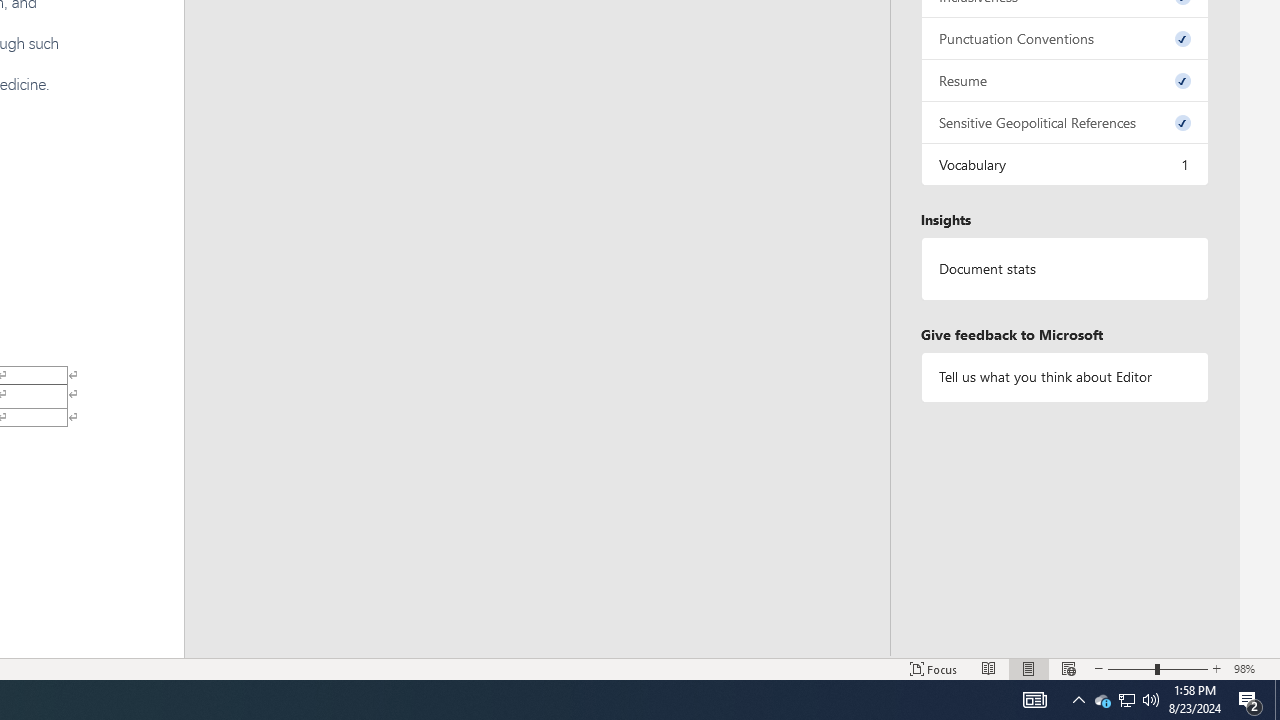  Describe the element at coordinates (1250, 698) in the screenshot. I see `'Action Center, 2 new notifications'` at that location.